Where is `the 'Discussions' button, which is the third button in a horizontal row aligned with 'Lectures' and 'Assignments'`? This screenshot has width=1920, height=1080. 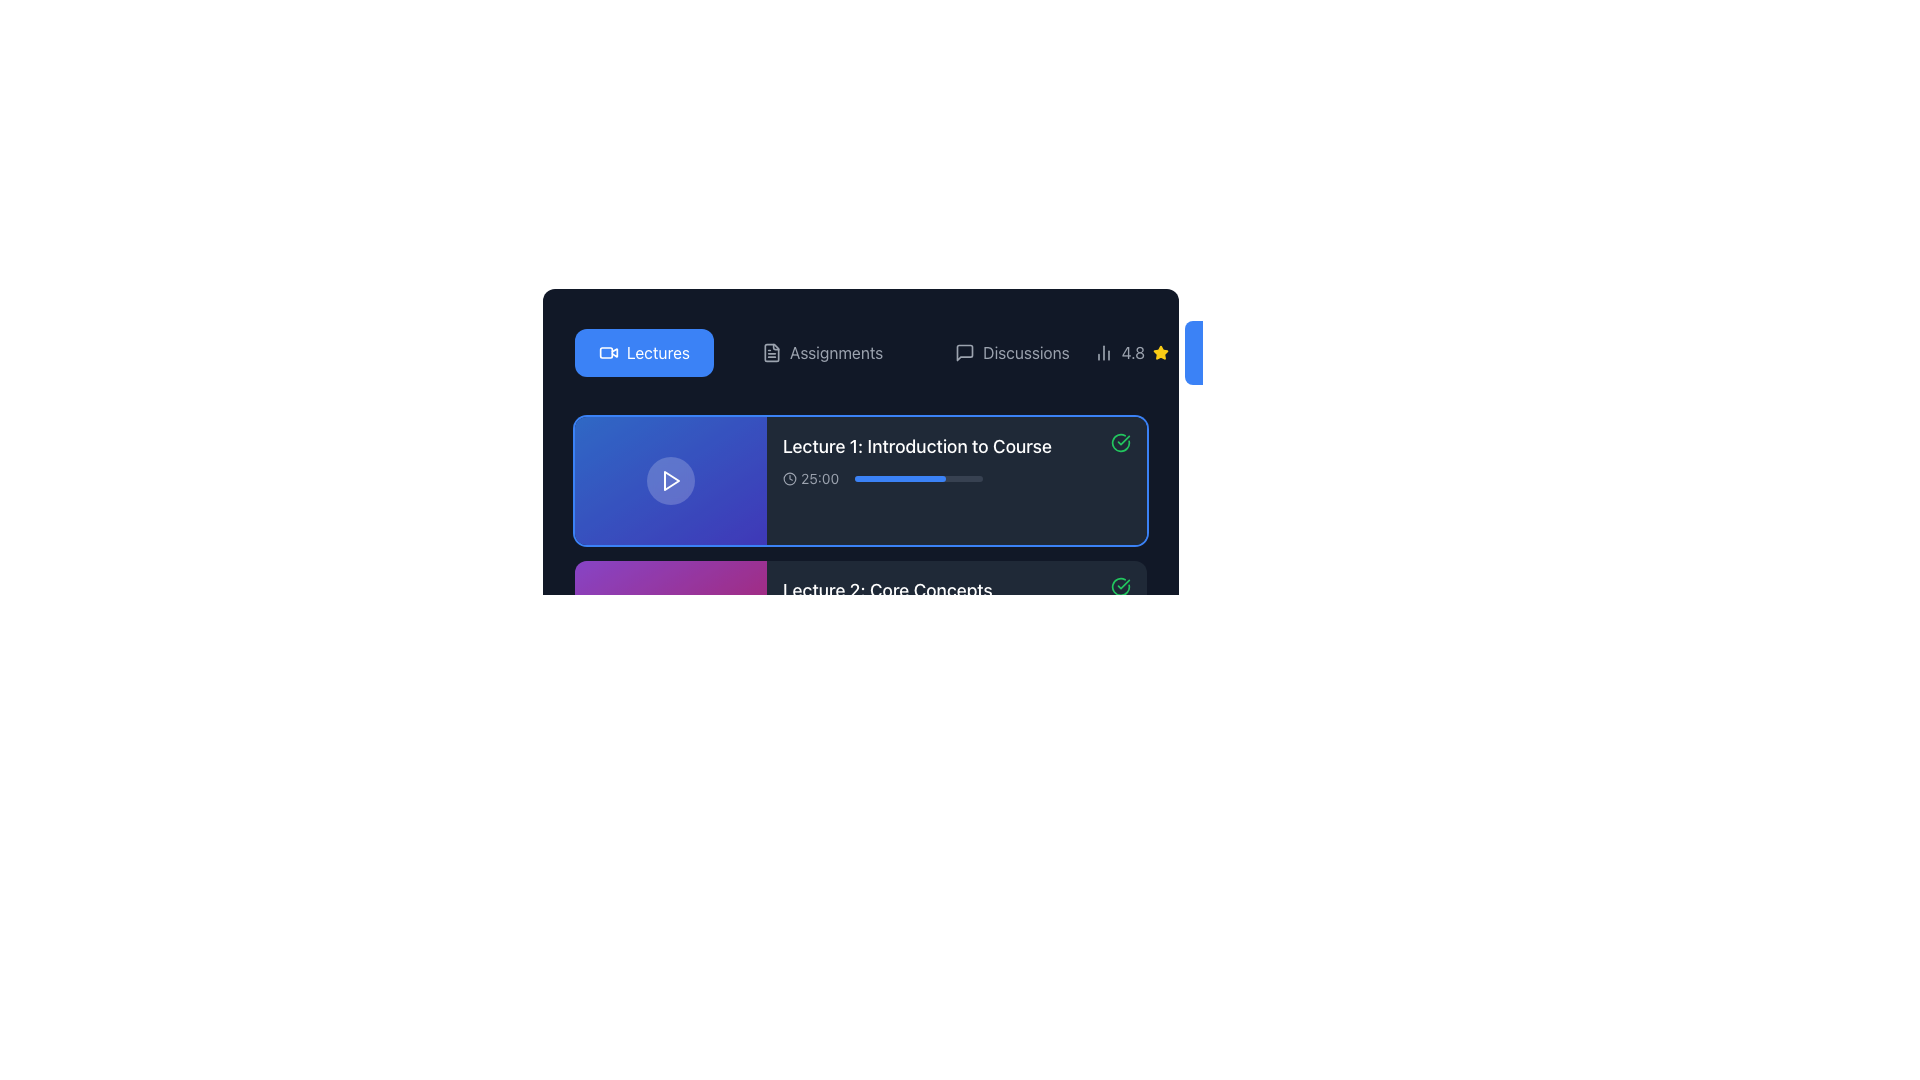
the 'Discussions' button, which is the third button in a horizontal row aligned with 'Lectures' and 'Assignments' is located at coordinates (1012, 352).